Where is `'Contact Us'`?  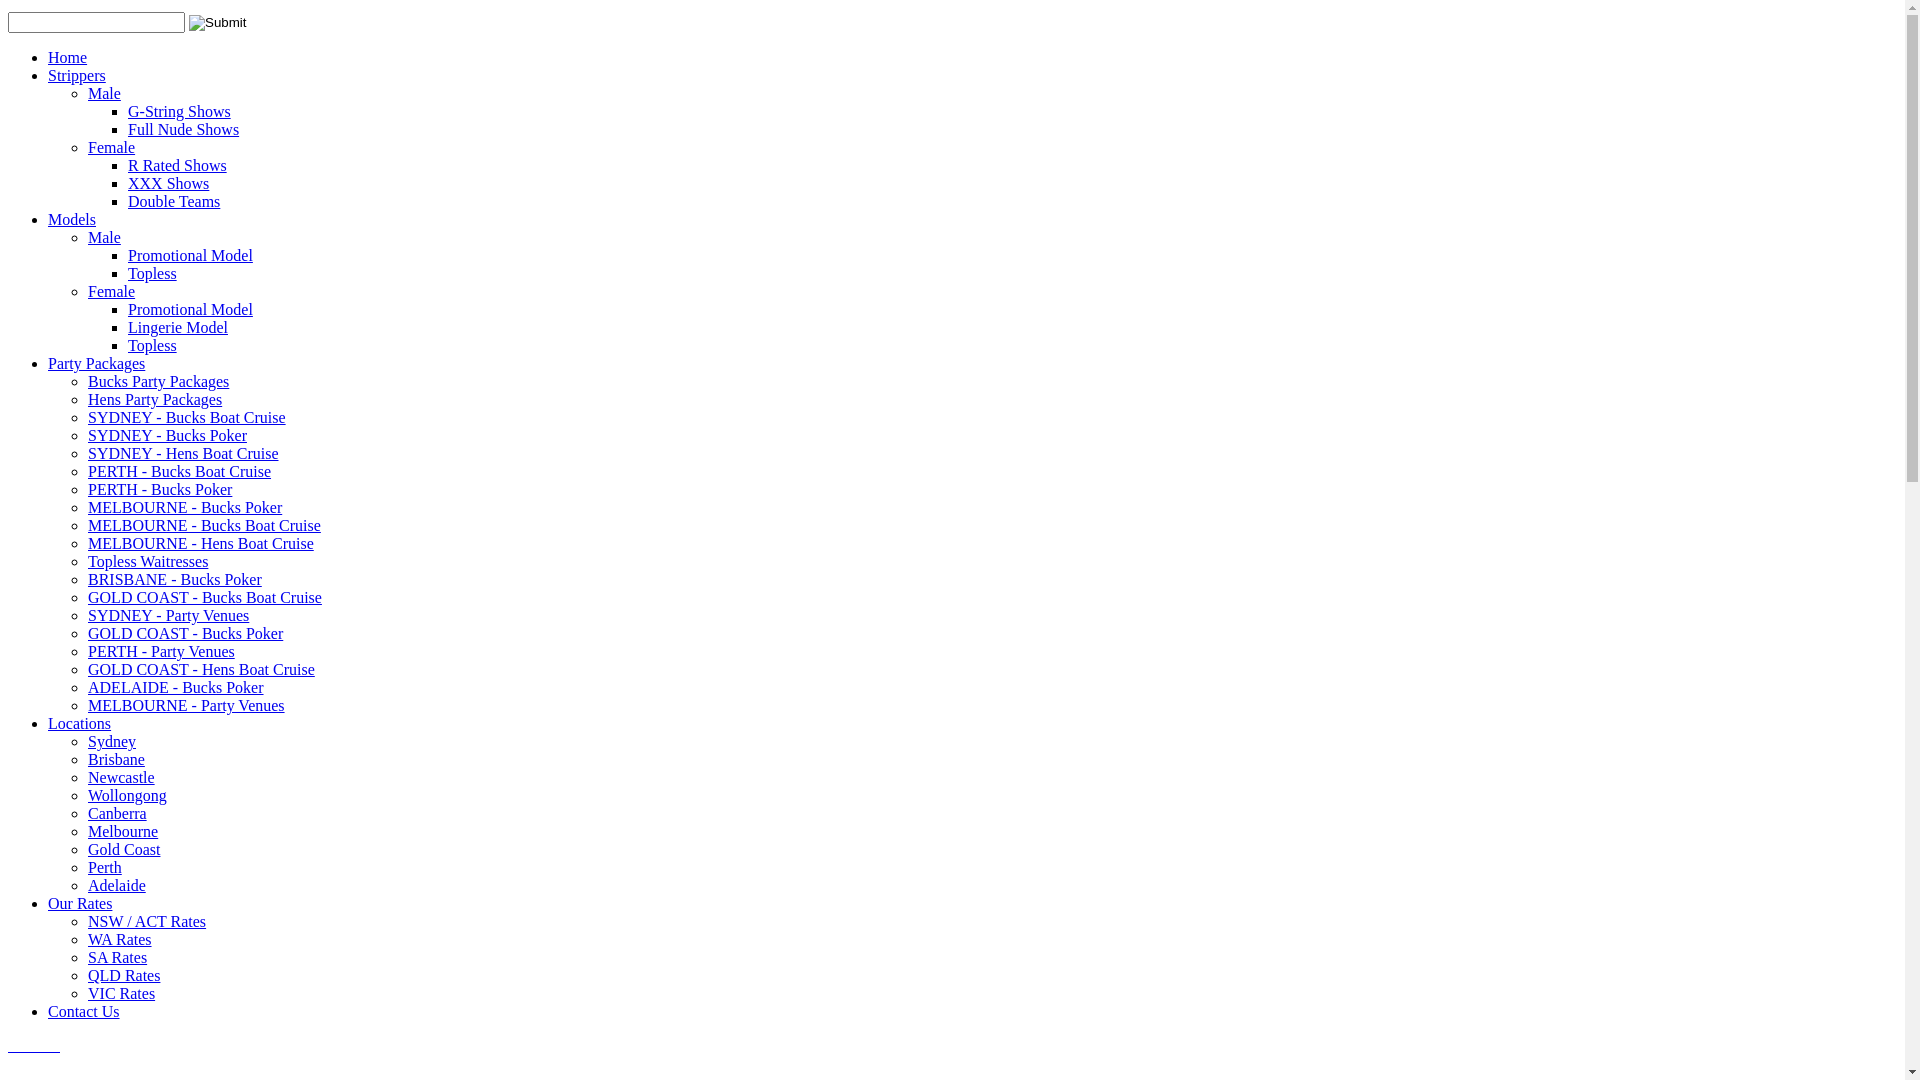 'Contact Us' is located at coordinates (82, 1011).